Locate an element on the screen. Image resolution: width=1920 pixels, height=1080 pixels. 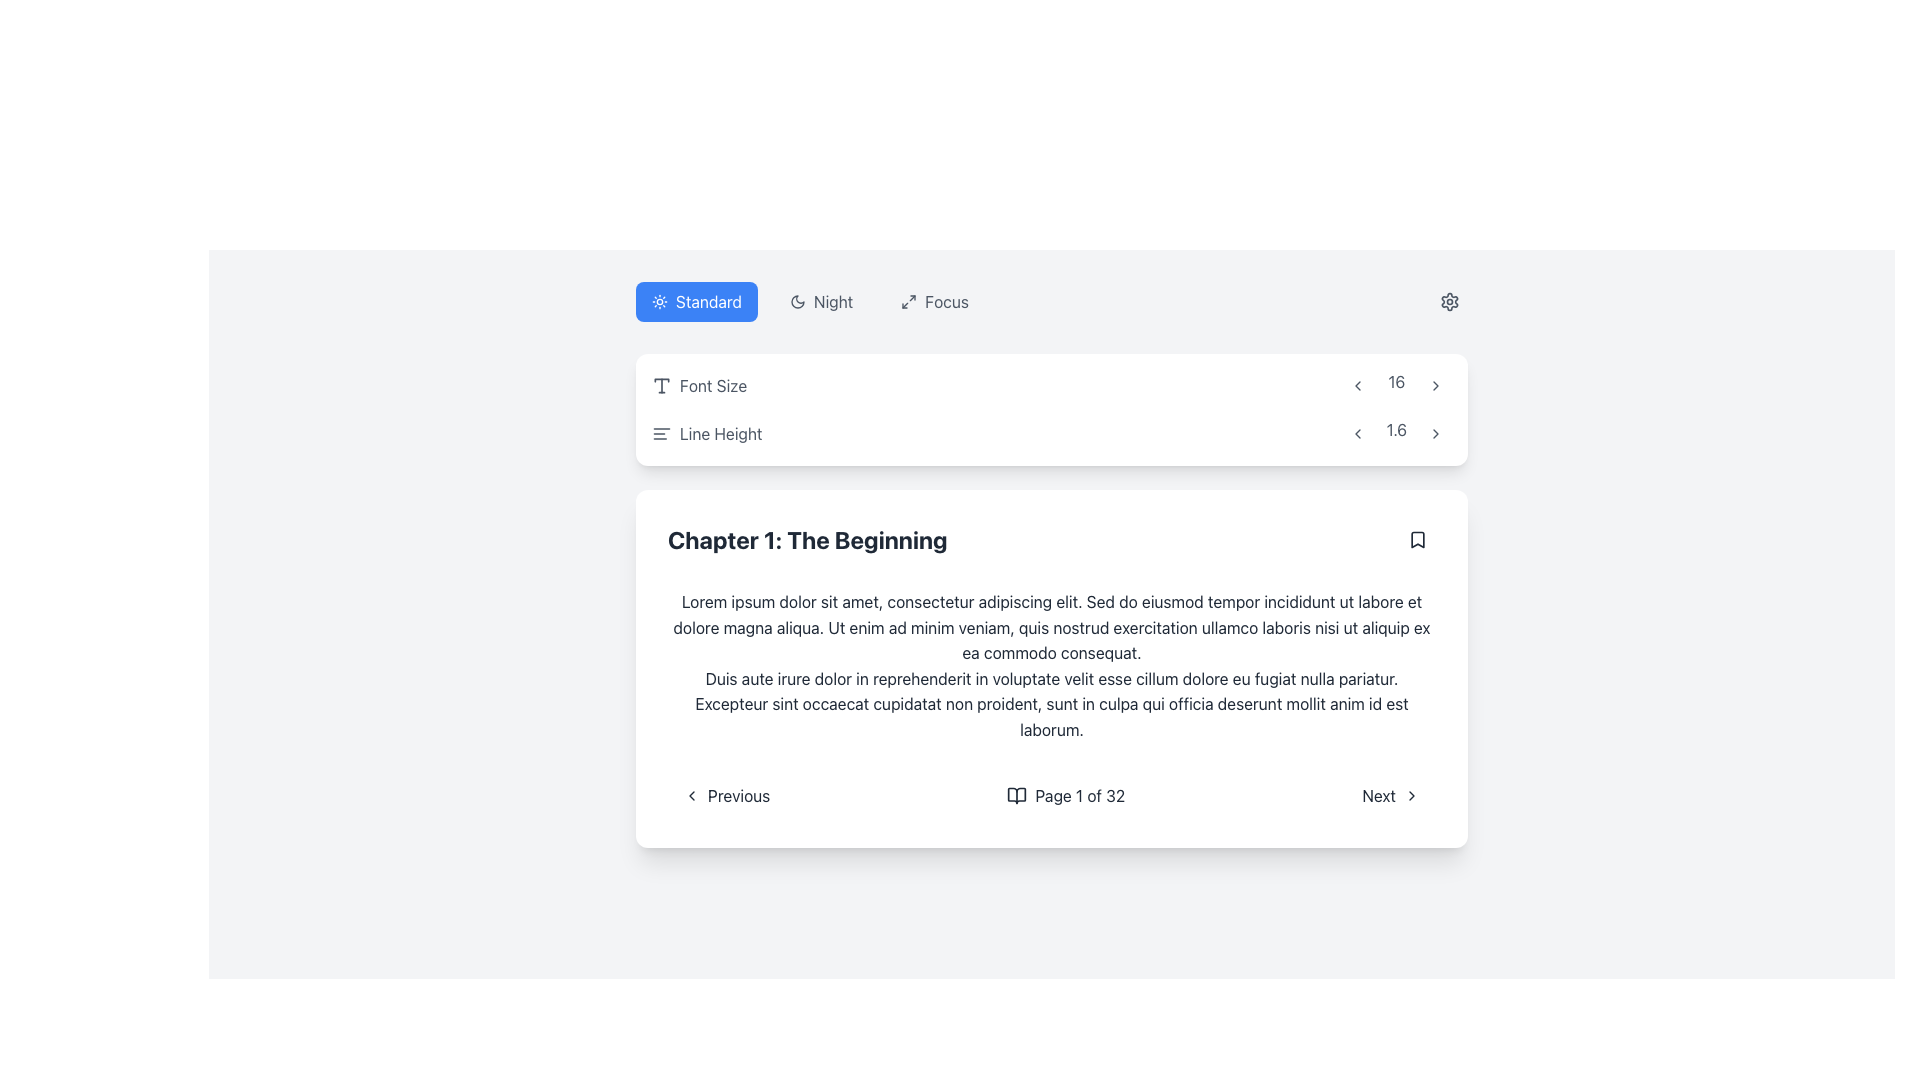
the navigation button located on the right side of the horizontal group of elements is located at coordinates (1434, 433).